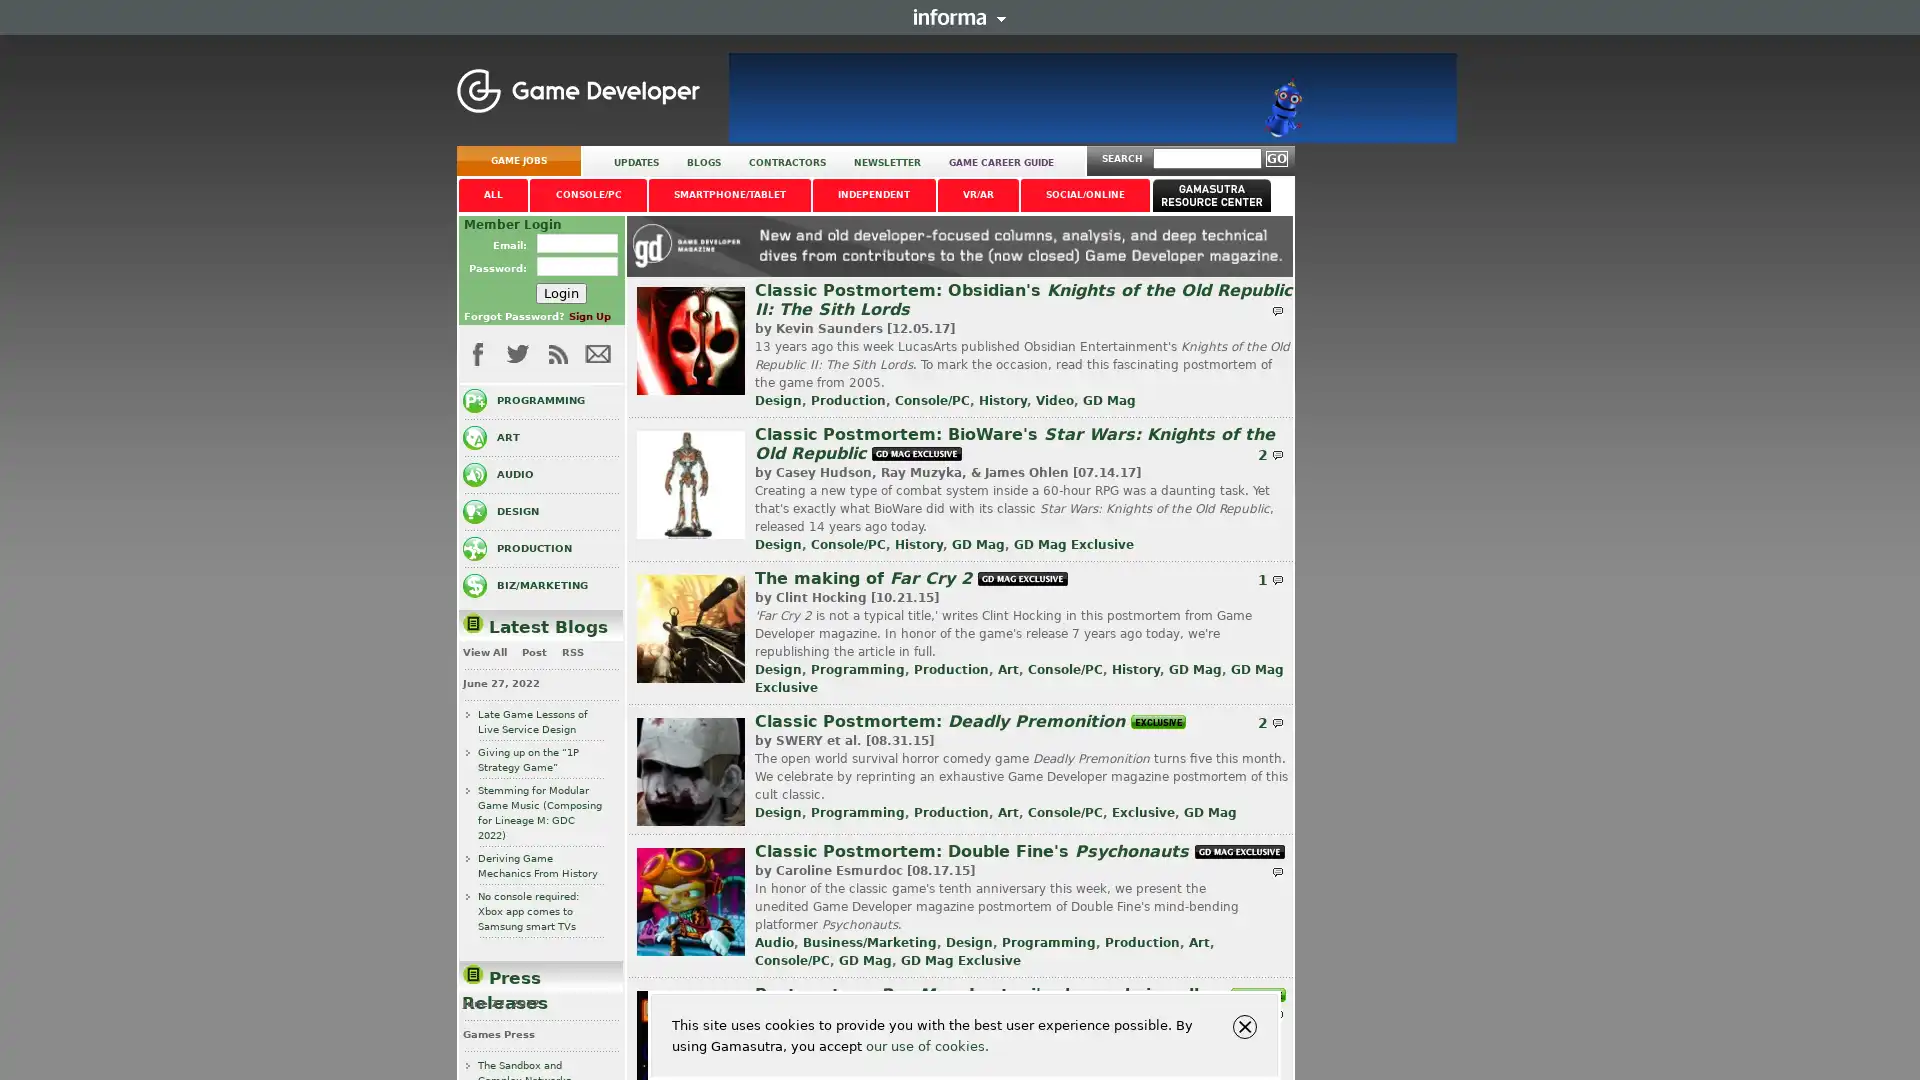  Describe the element at coordinates (960, 16) in the screenshot. I see `Informa` at that location.